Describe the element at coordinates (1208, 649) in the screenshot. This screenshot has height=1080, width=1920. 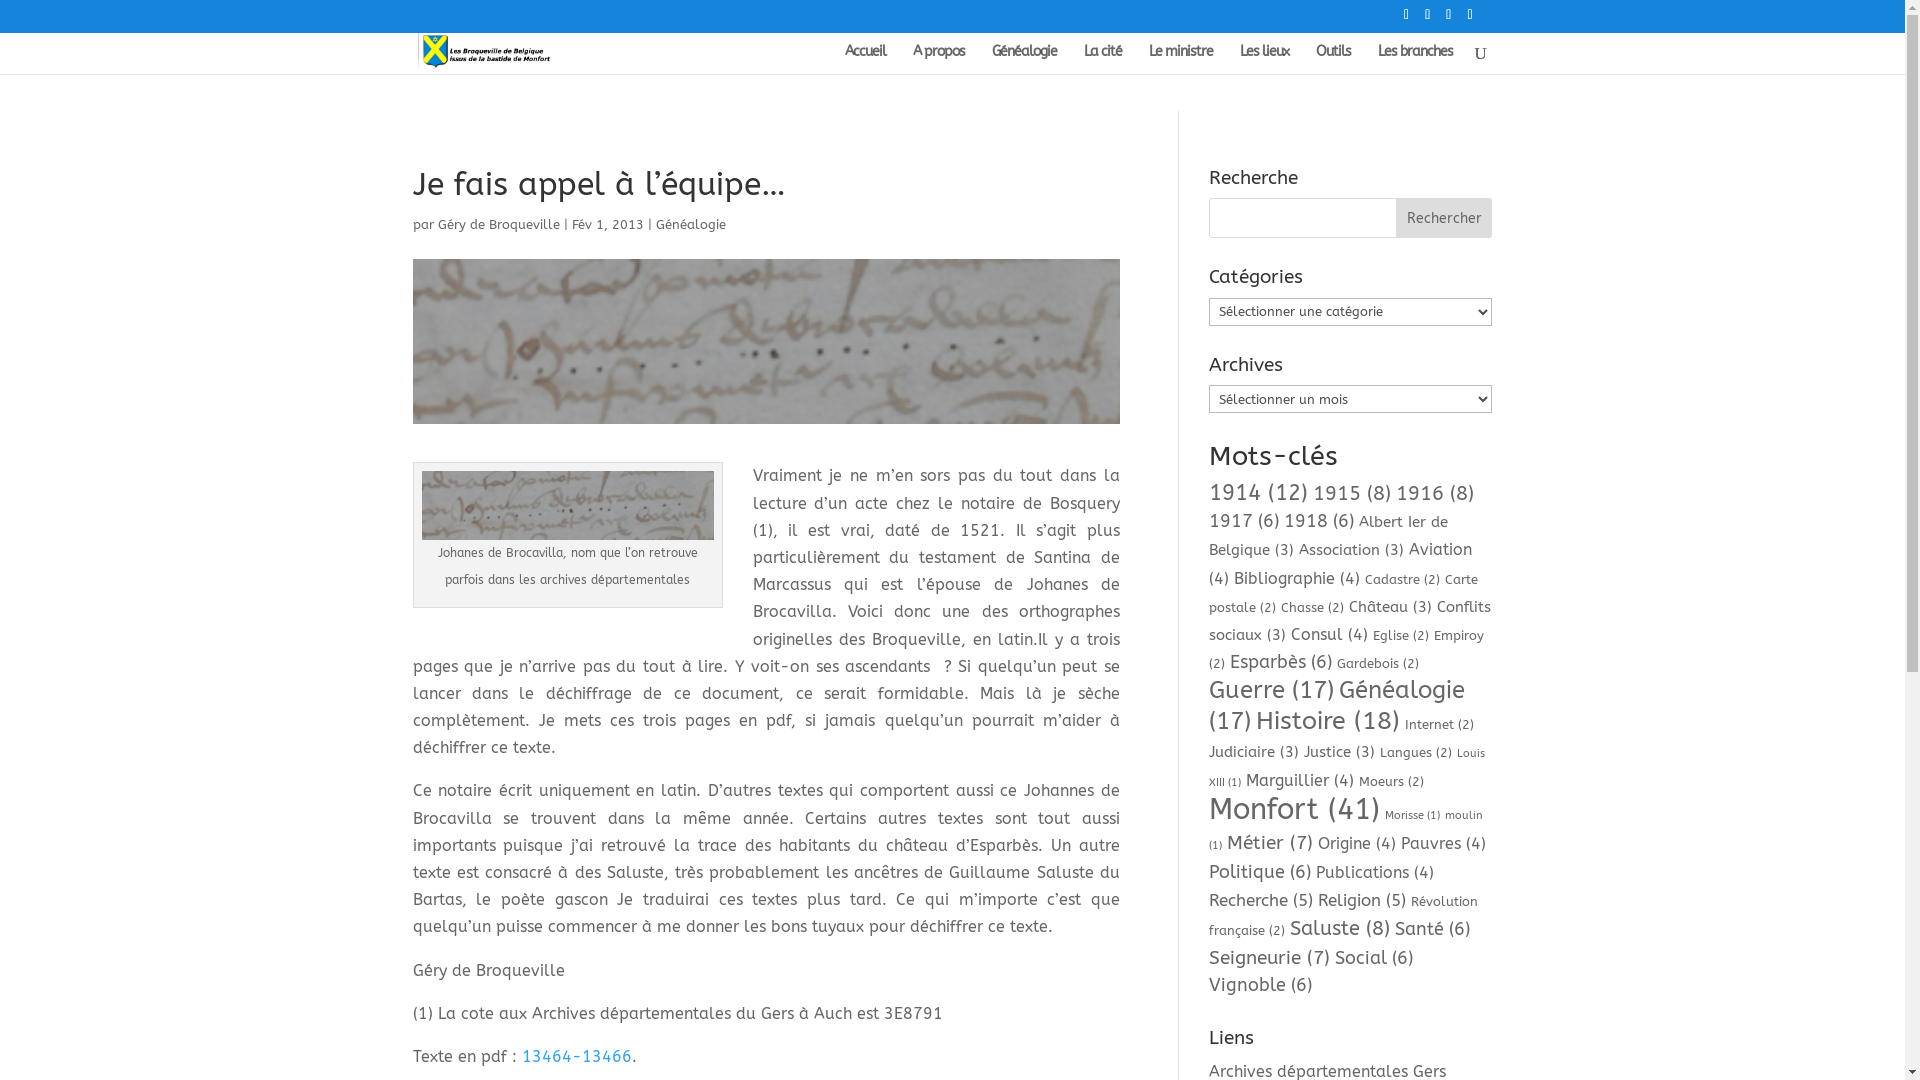
I see `'Empiroy (2)'` at that location.